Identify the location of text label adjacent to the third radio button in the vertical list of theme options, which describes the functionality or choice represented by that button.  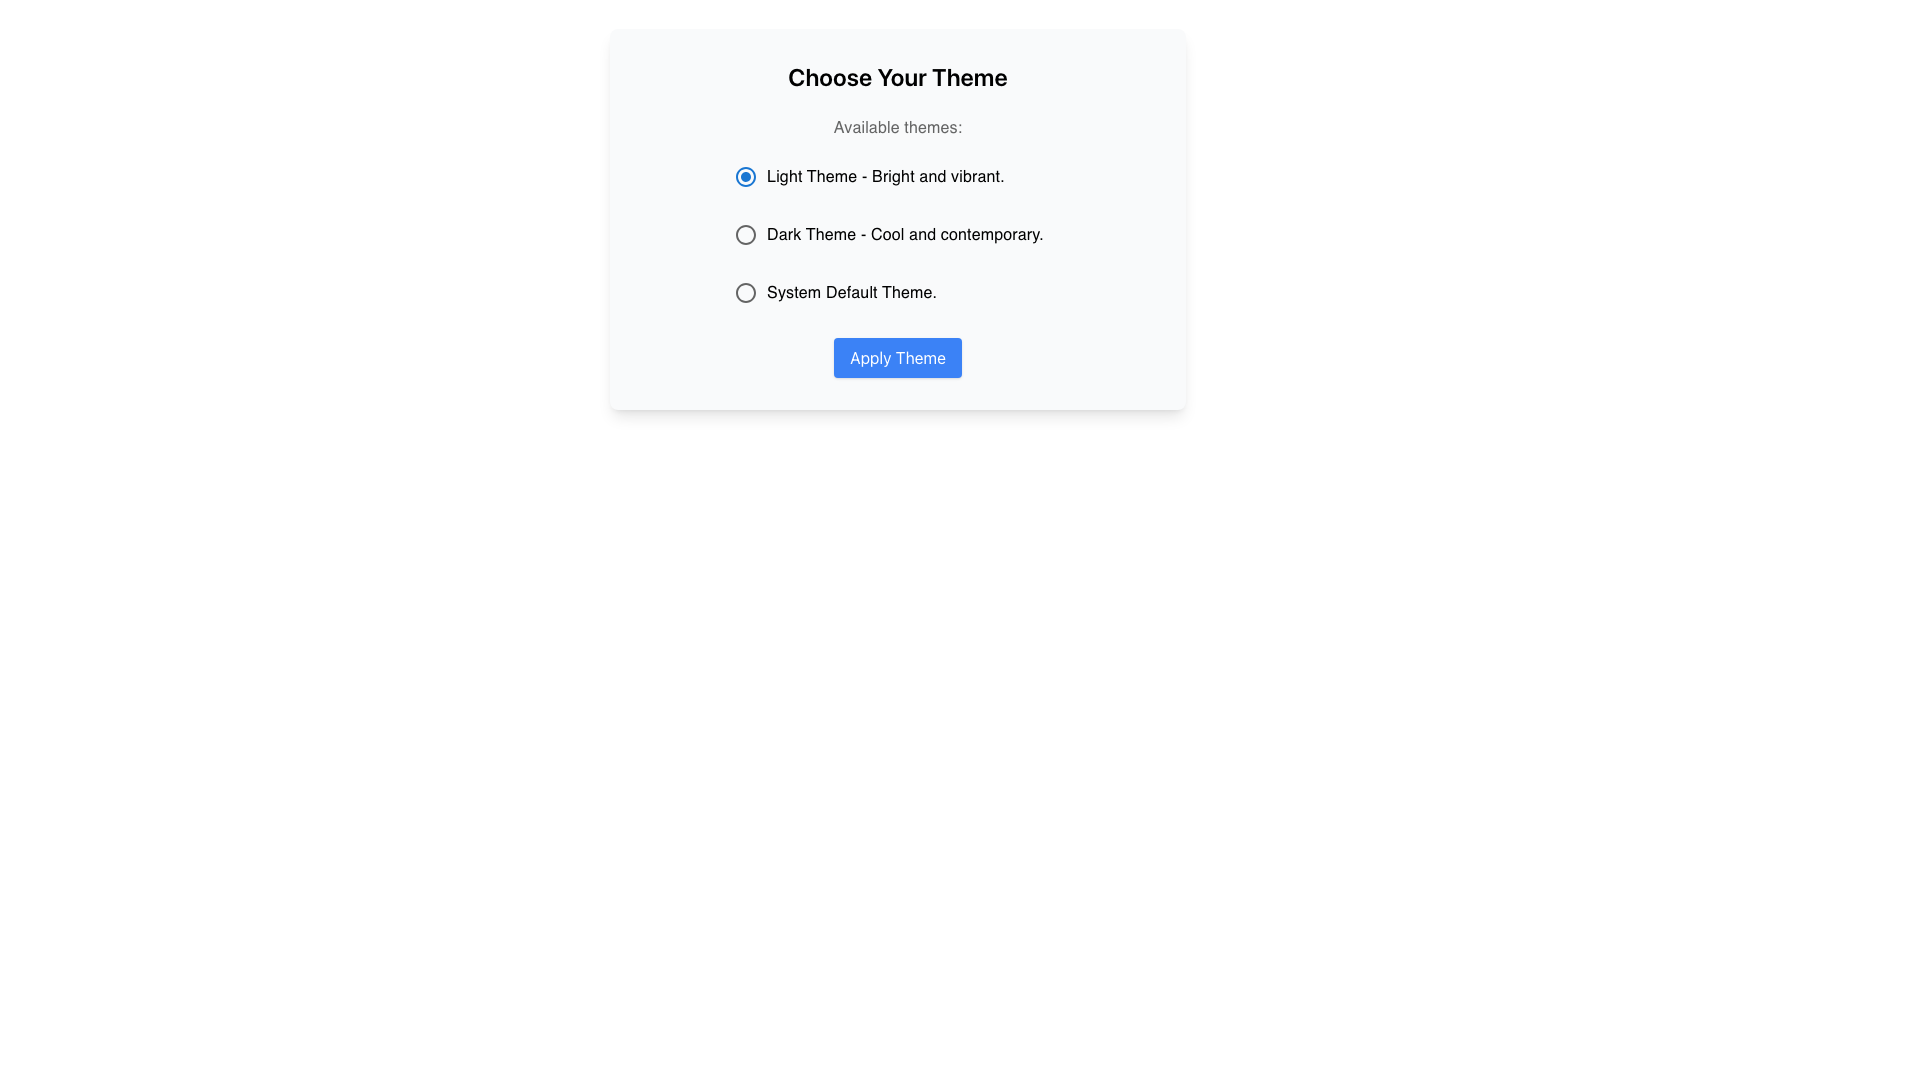
(852, 293).